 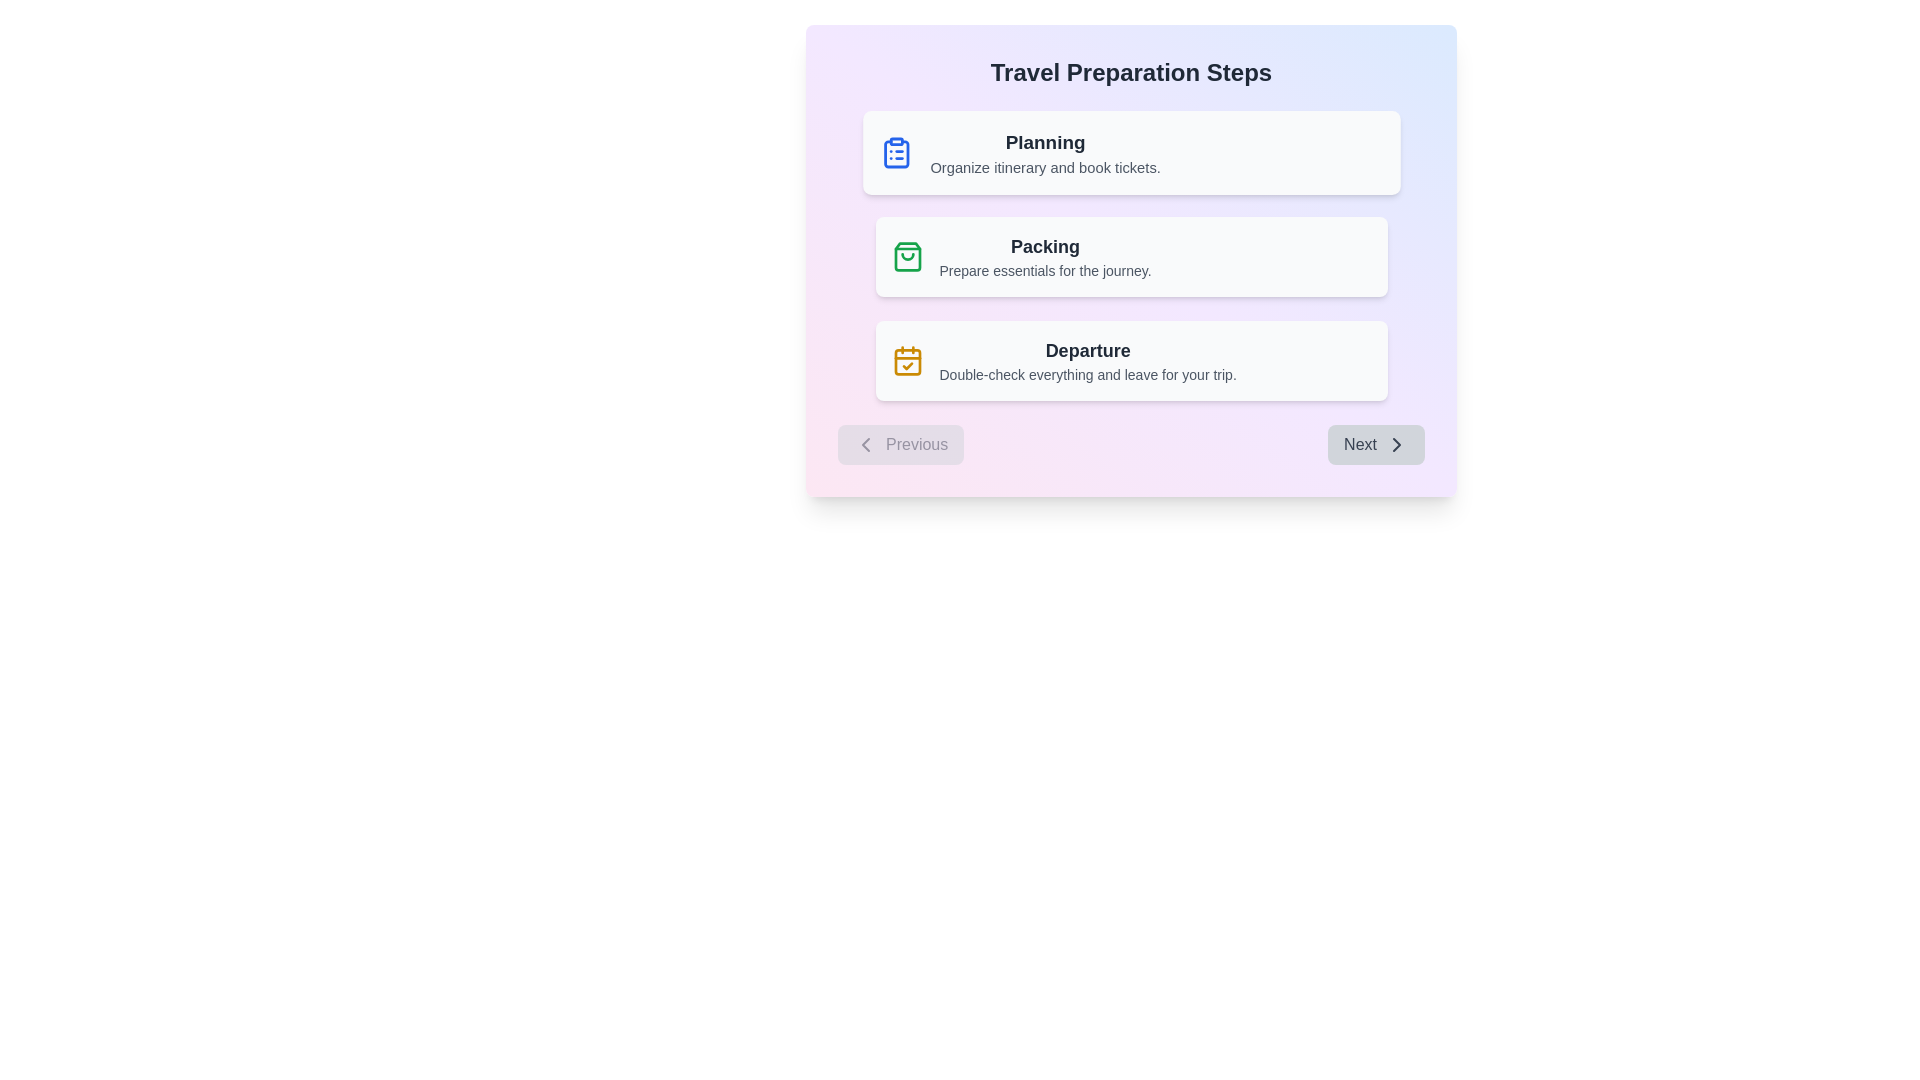 I want to click on the 'Planning' step text label that provides information about organizing the itinerary and booking tickets, located at the top of the list of steps in the 'Travel Preparation Steps' section, so click(x=1044, y=152).